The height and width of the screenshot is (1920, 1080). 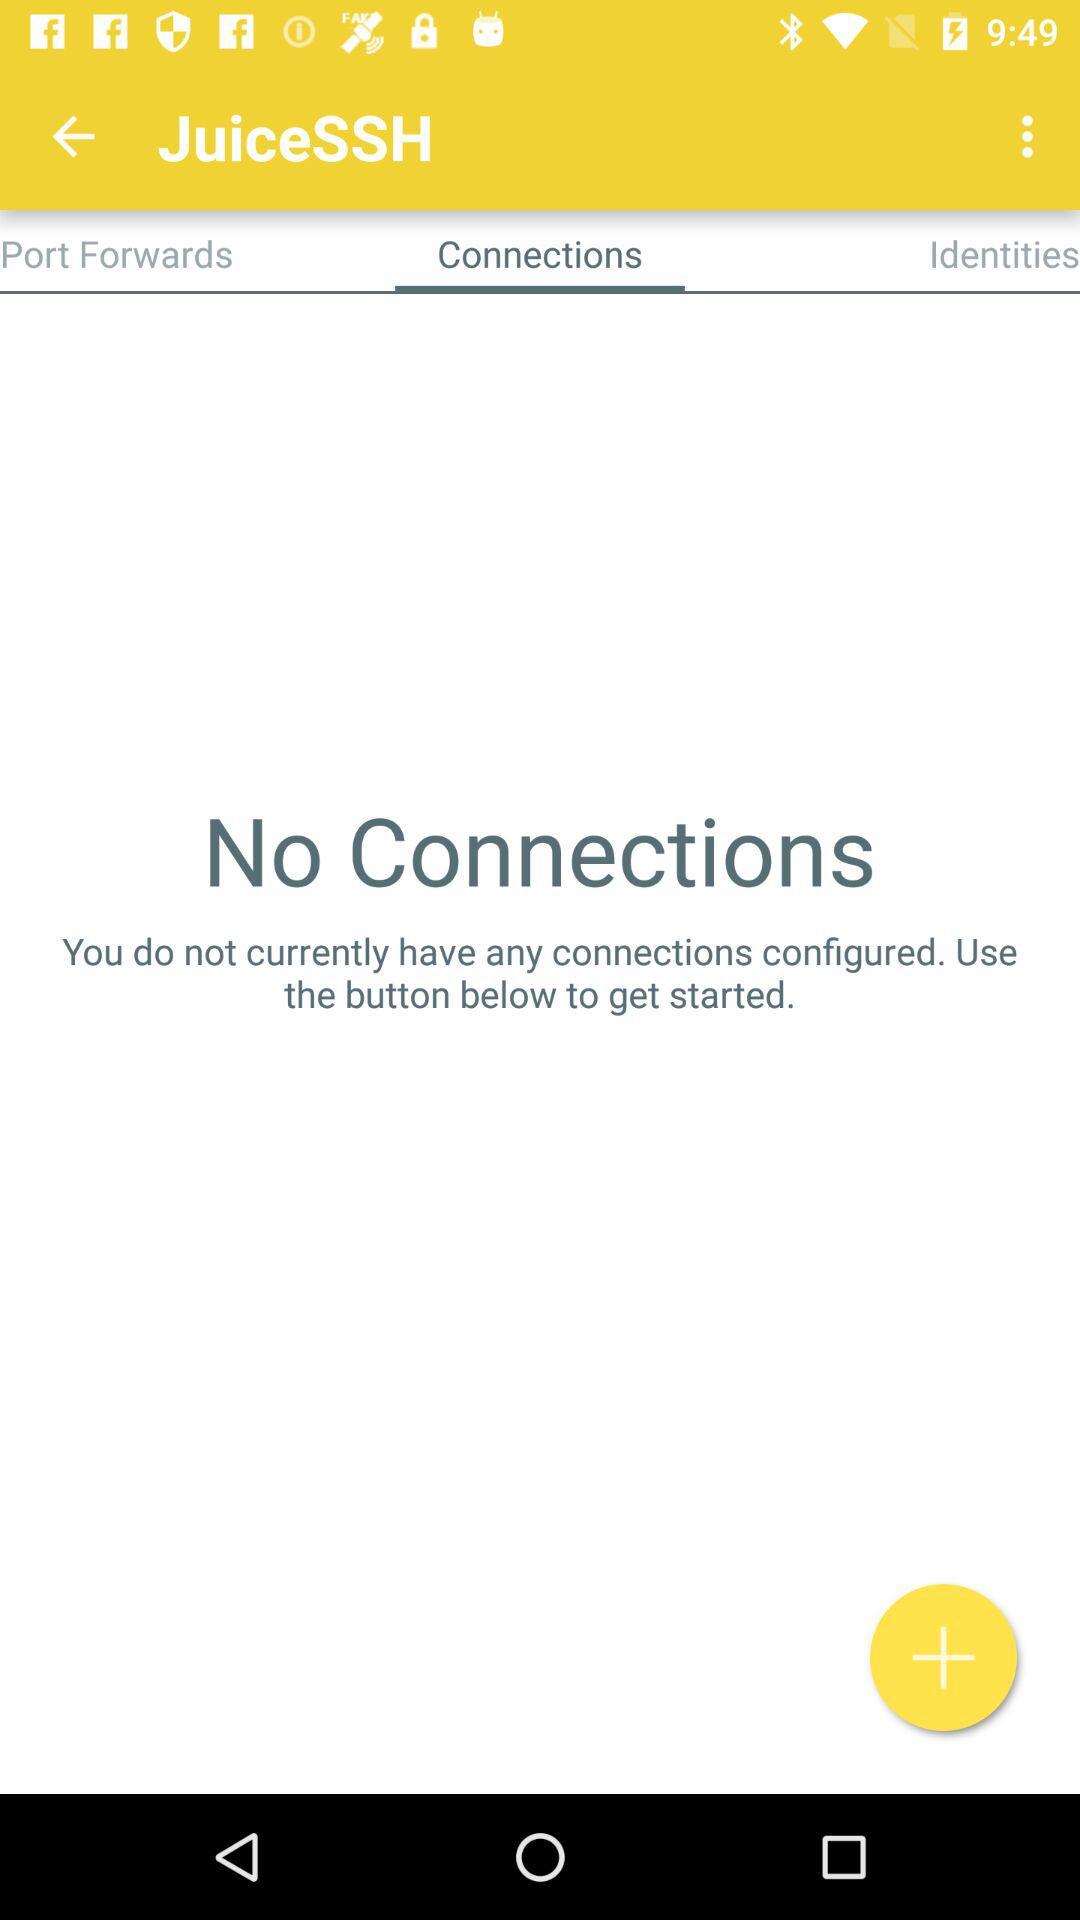 What do you see at coordinates (1004, 252) in the screenshot?
I see `the identities item` at bounding box center [1004, 252].